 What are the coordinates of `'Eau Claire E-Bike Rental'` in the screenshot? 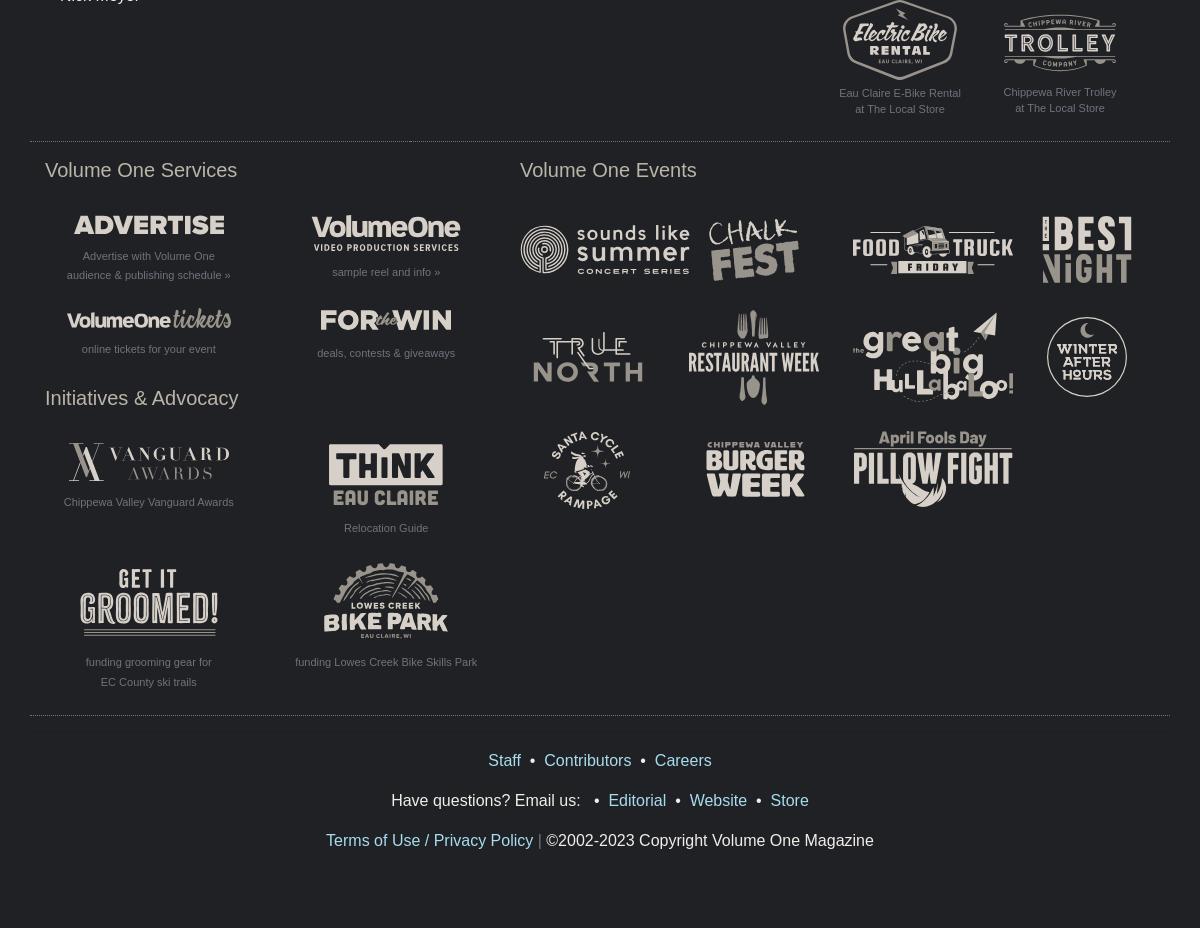 It's located at (838, 90).